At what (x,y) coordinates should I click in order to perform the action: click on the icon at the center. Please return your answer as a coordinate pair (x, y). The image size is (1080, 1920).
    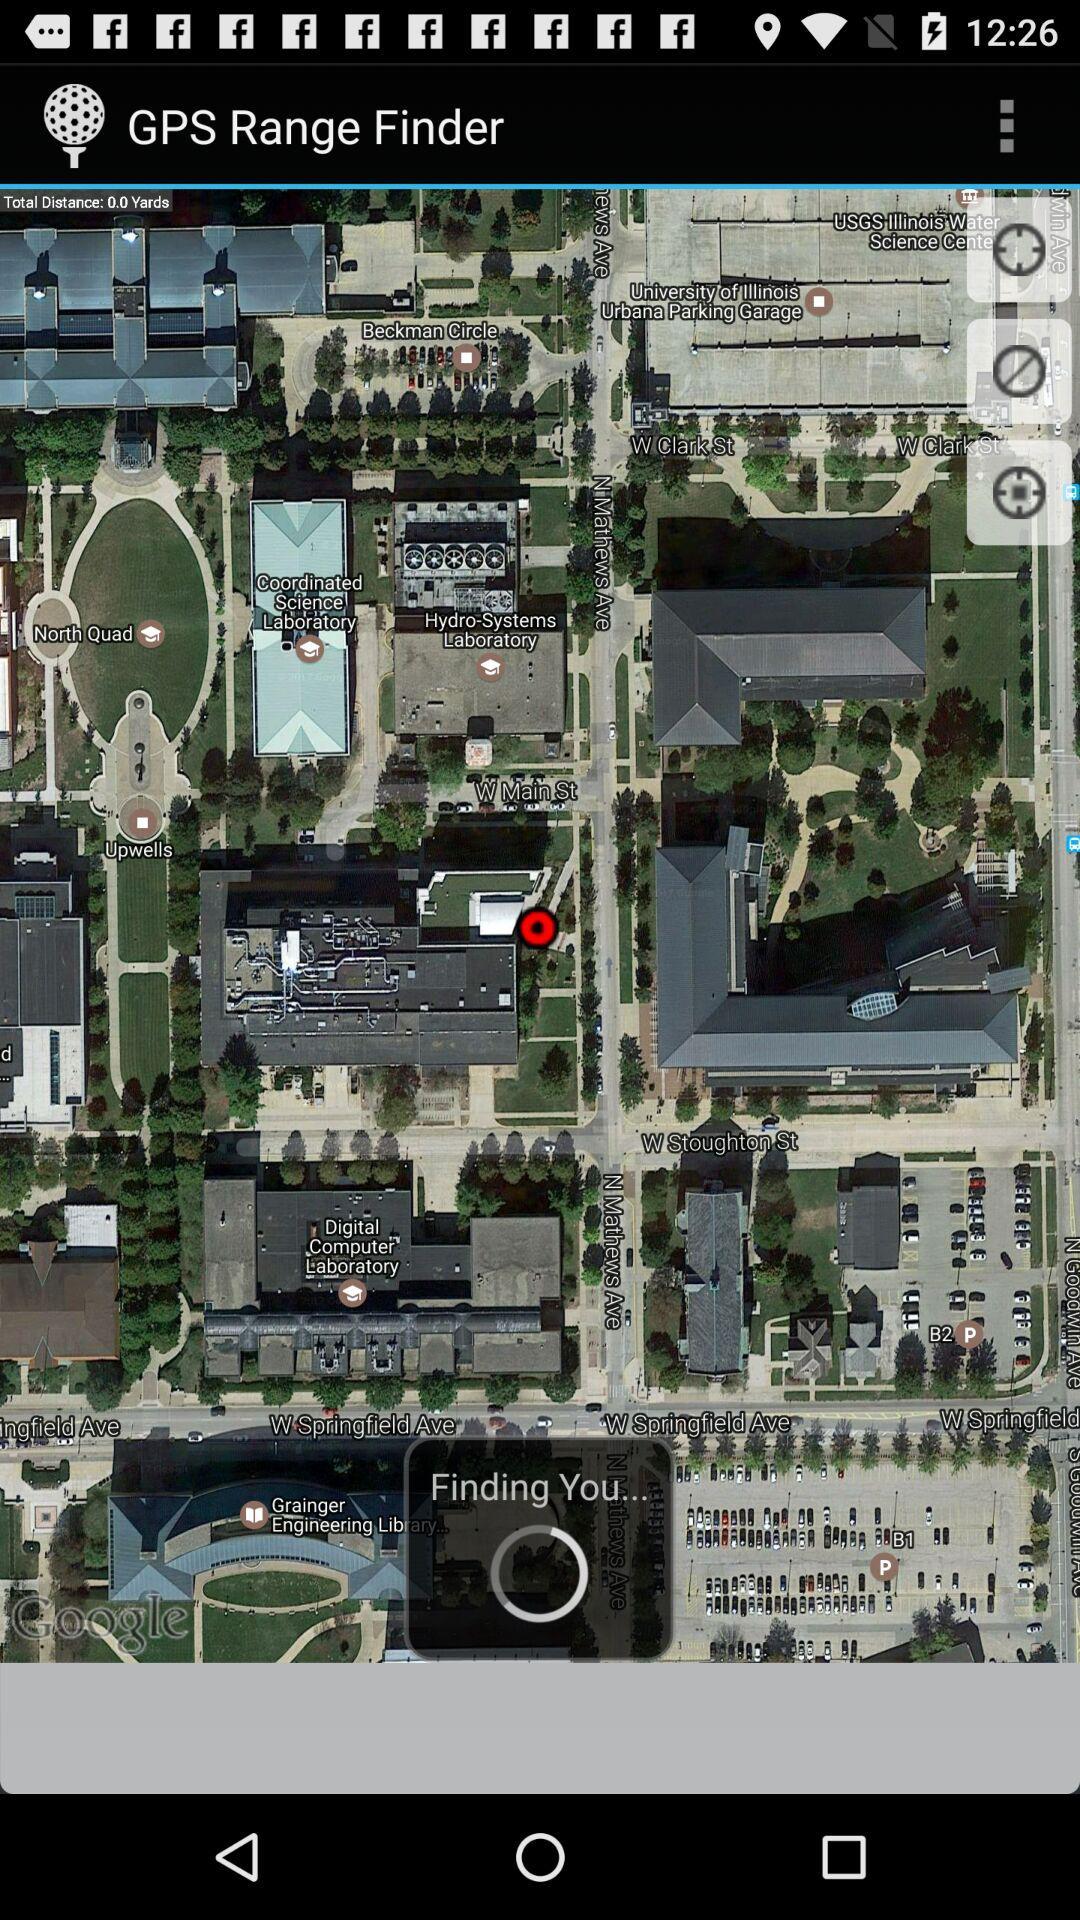
    Looking at the image, I should click on (540, 924).